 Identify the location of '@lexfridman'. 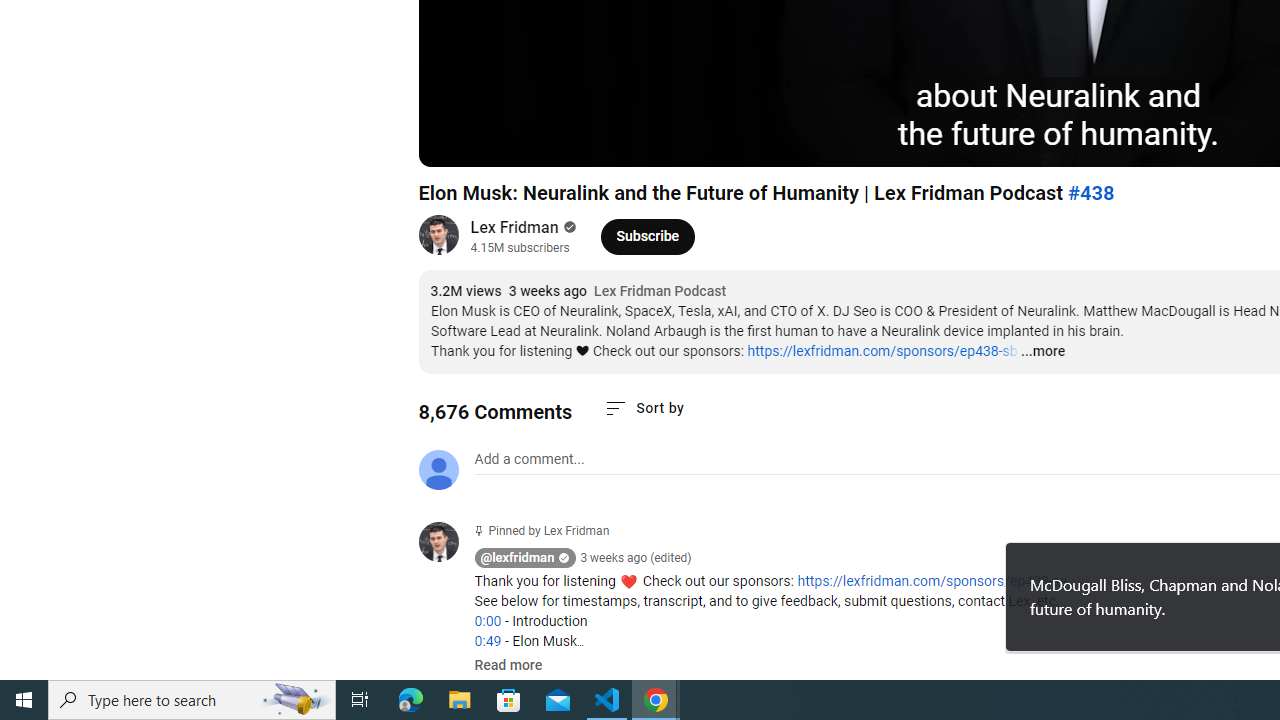
(517, 558).